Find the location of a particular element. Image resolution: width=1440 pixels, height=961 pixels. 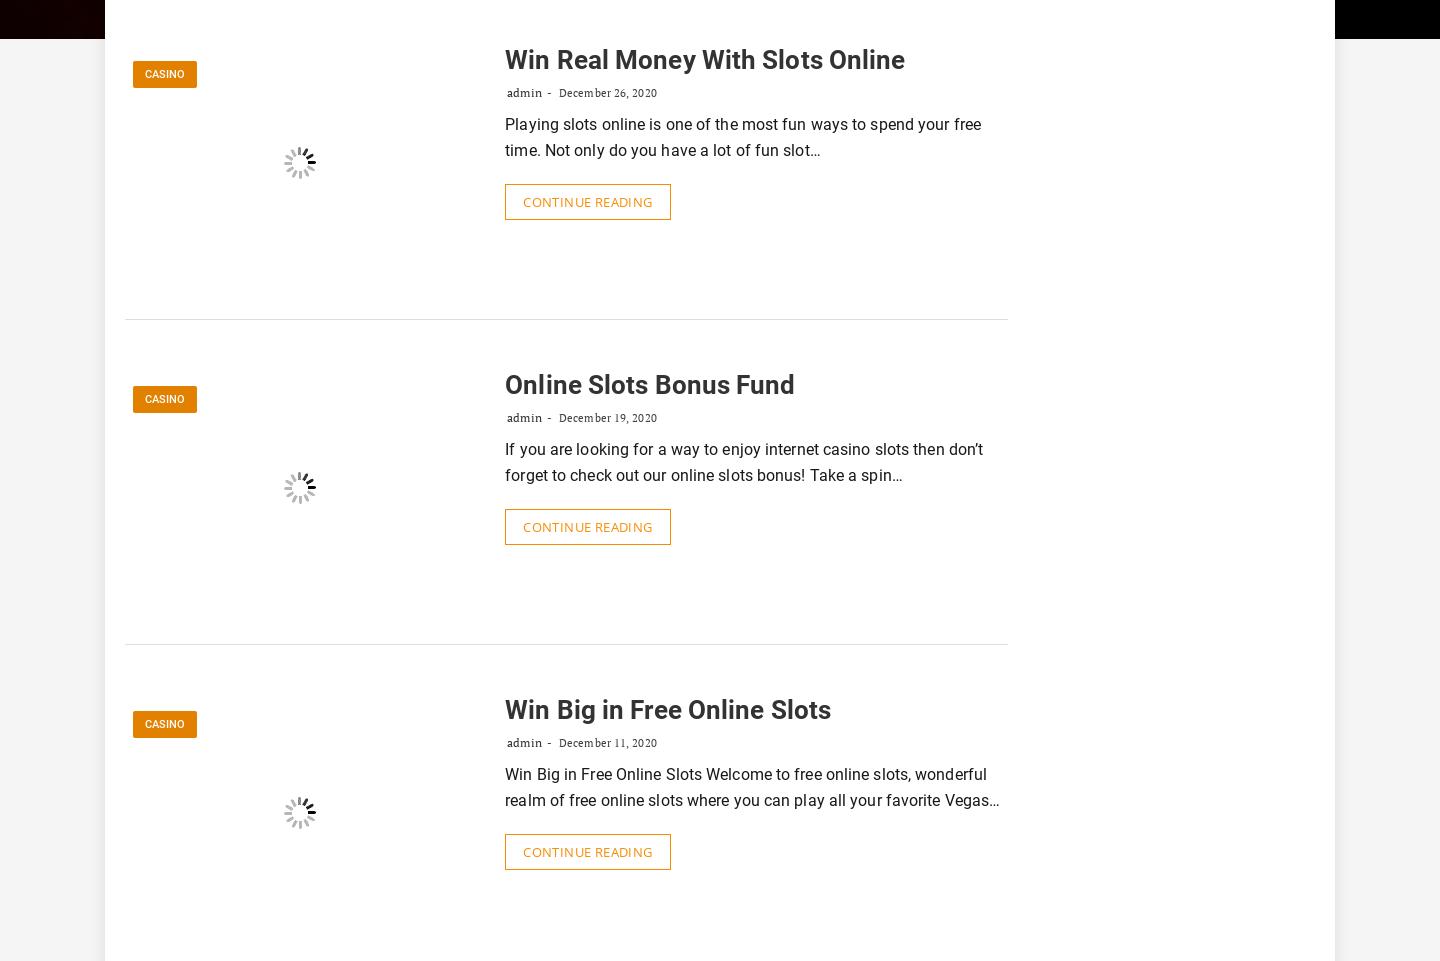

'Online Slots Bonus Fund' is located at coordinates (649, 384).